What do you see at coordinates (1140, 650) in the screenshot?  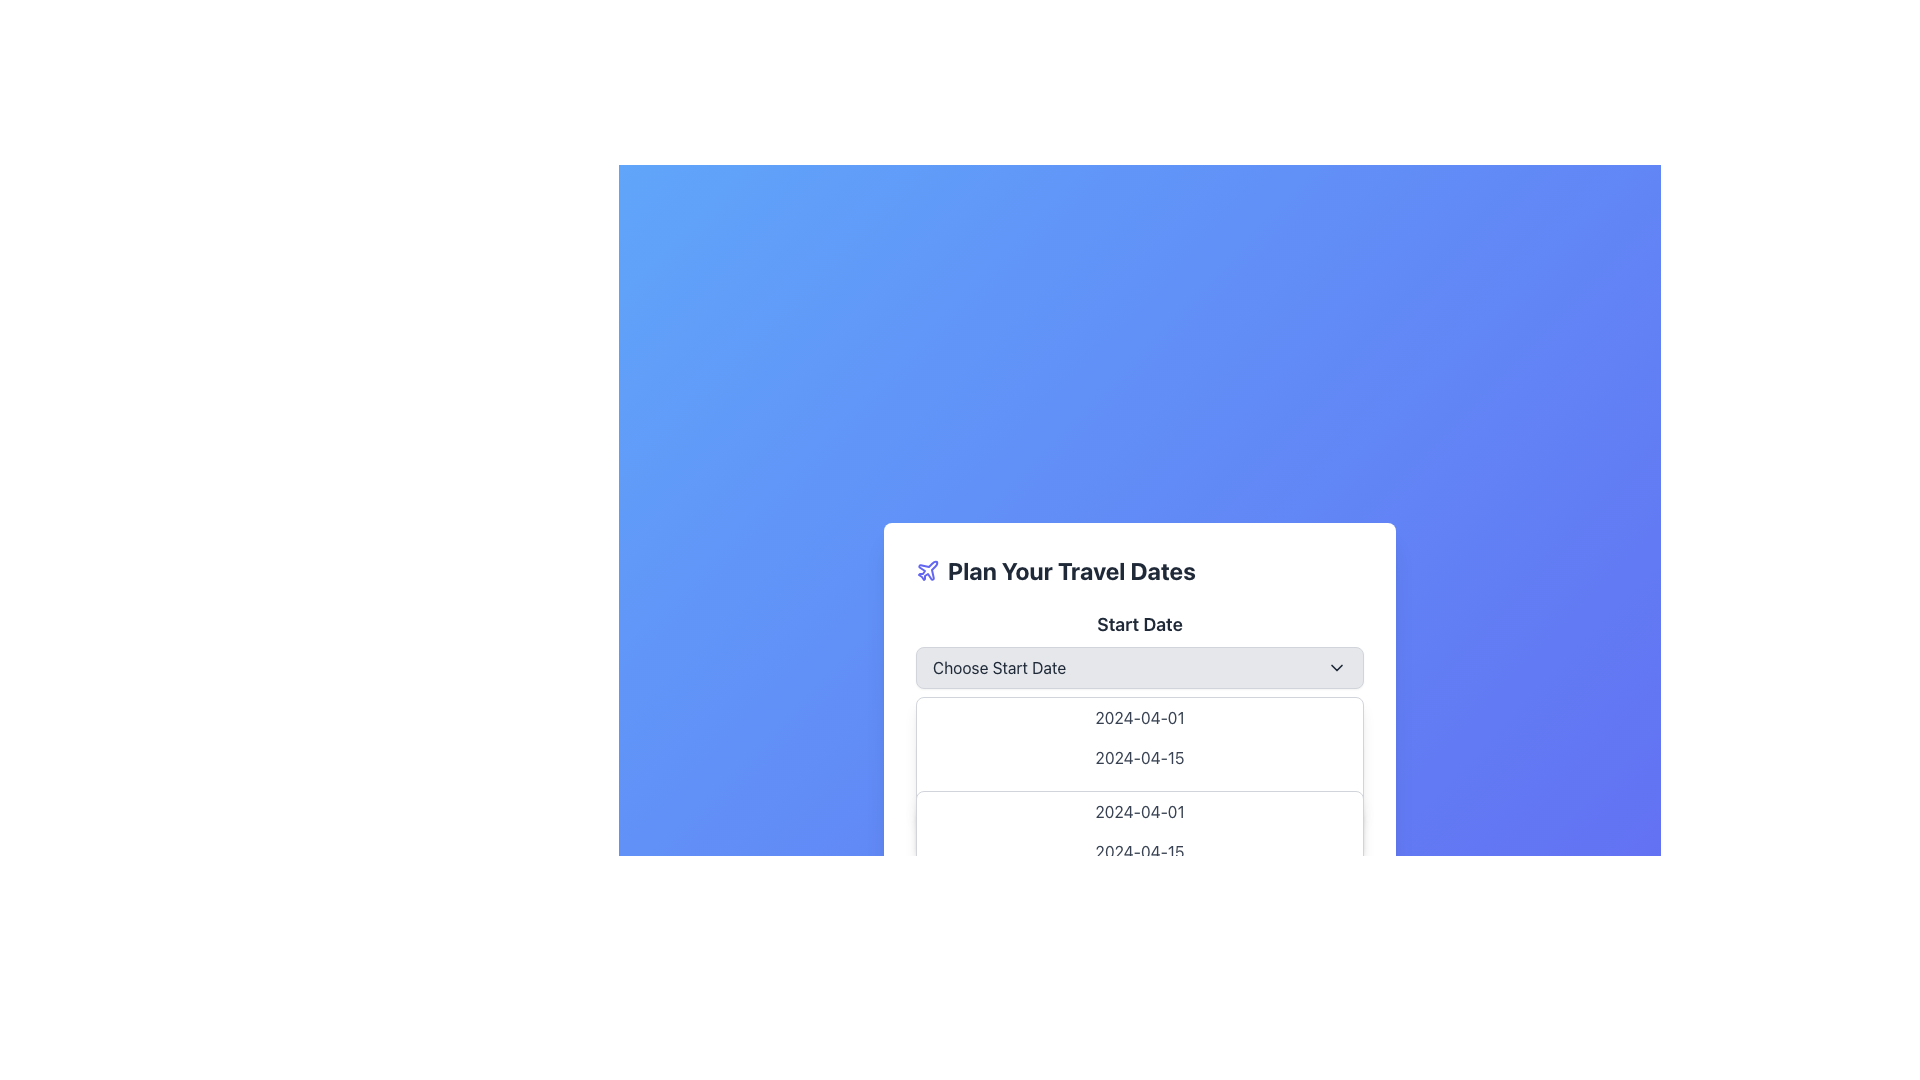 I see `the 'Choose Start Date' dropdown menu in the 'Plan Your Travel Dates' dialog` at bounding box center [1140, 650].